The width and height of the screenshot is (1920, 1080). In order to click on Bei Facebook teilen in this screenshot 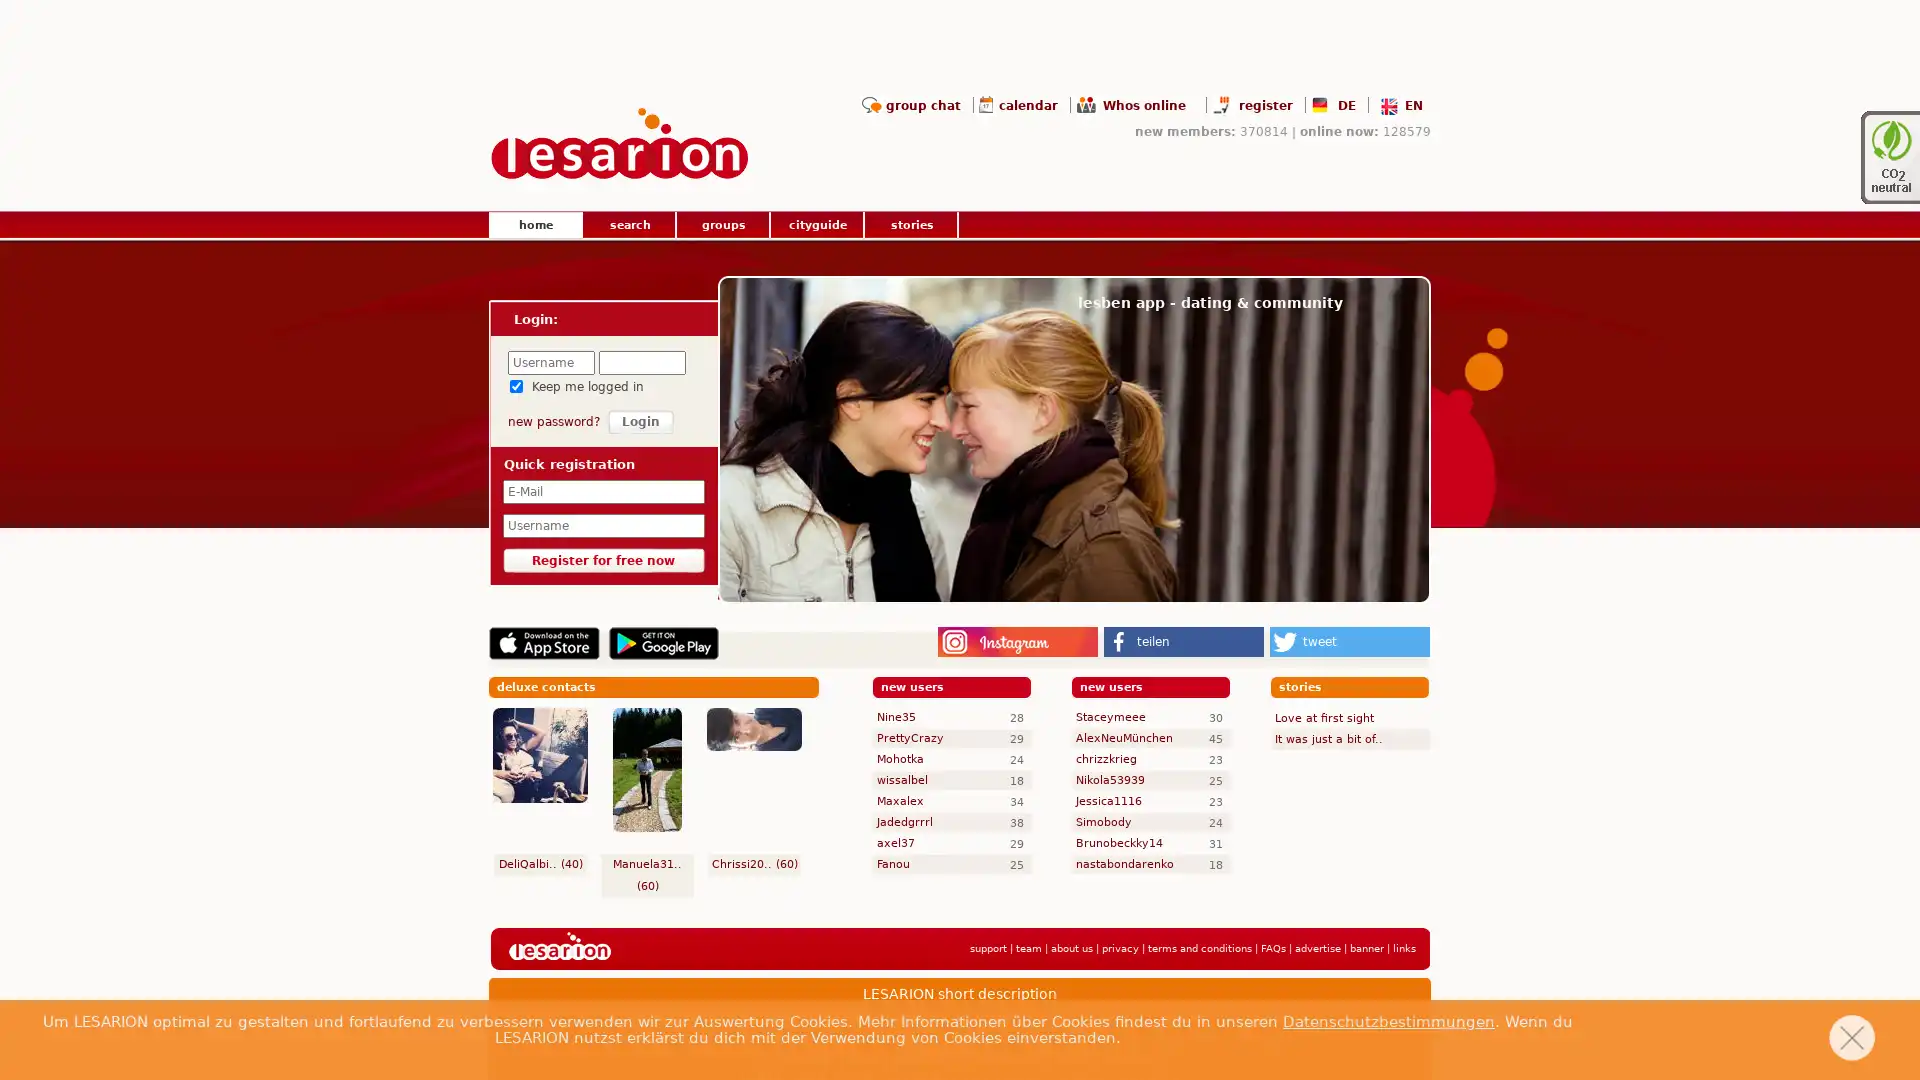, I will do `click(1184, 641)`.